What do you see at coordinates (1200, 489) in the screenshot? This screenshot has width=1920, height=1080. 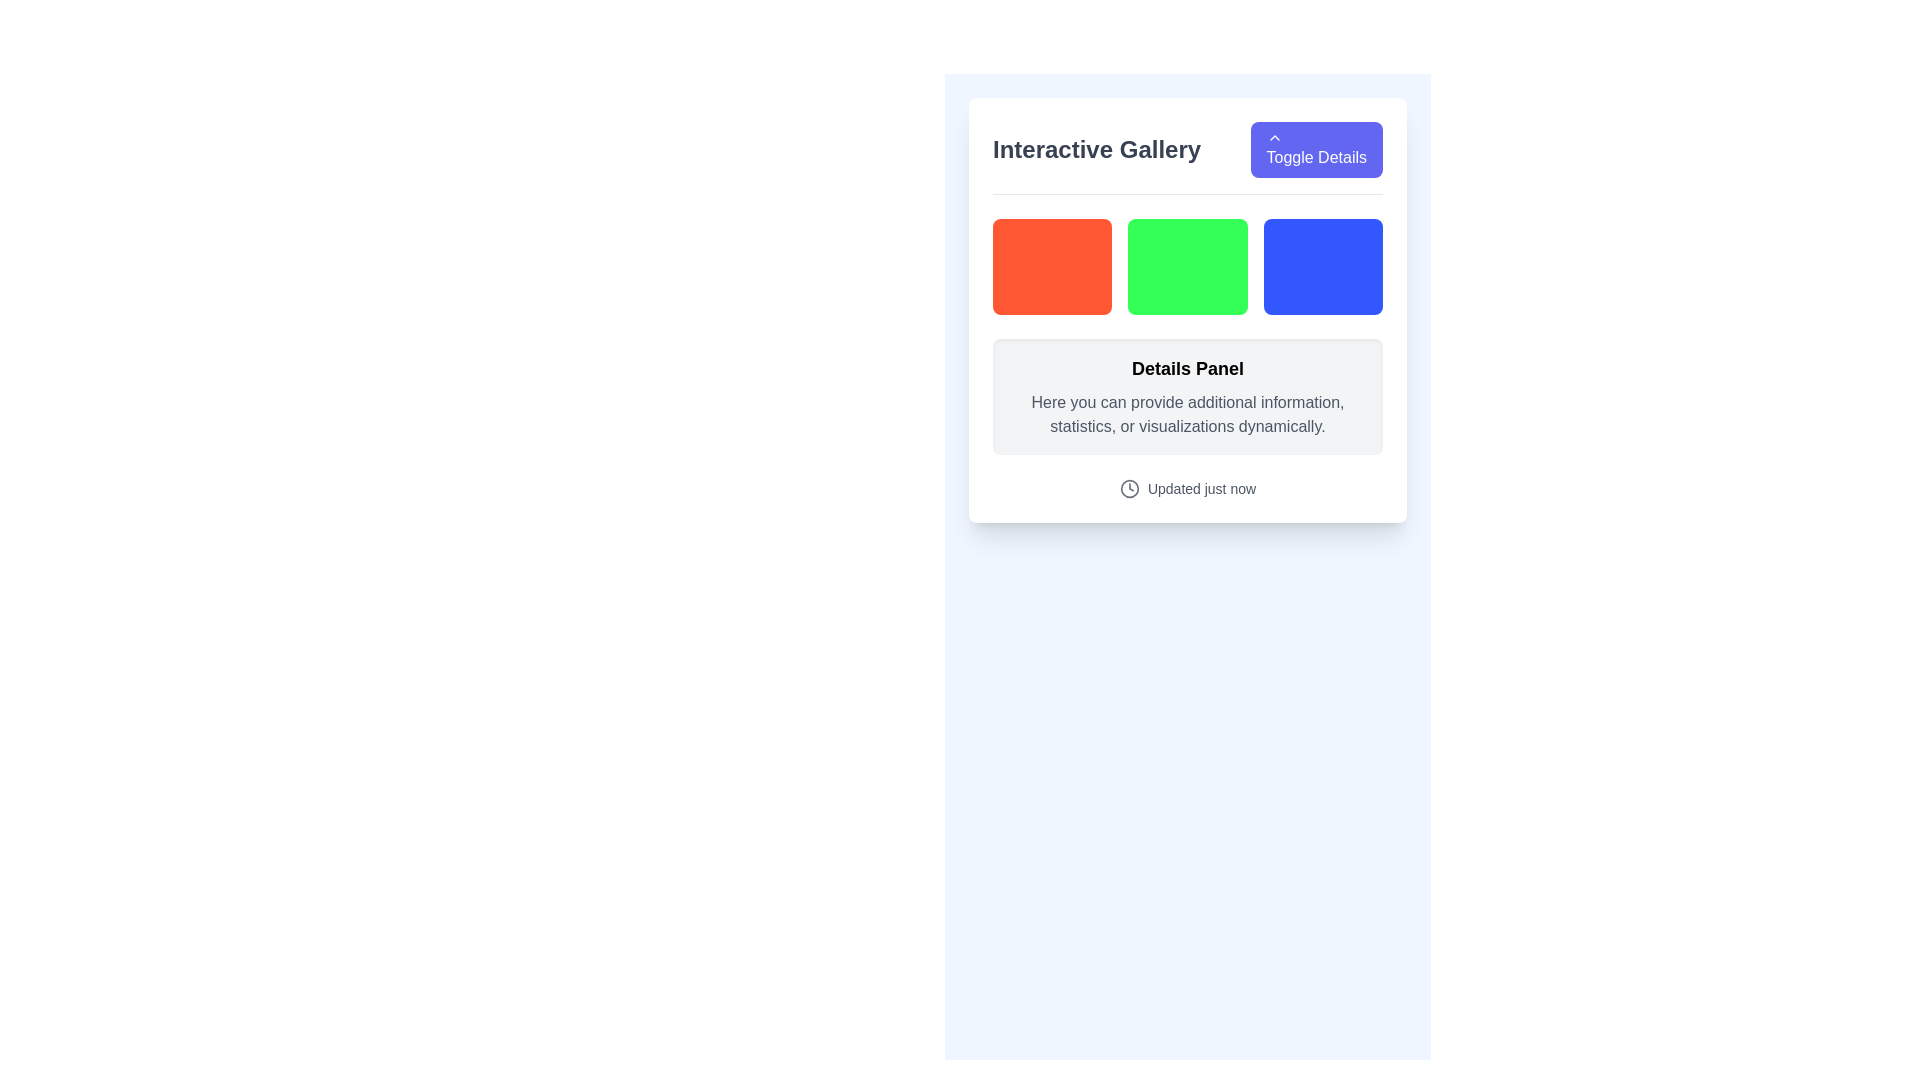 I see `the timestamp or status indicator text located at the bottom center of the card-like panel, positioned to the right of the clock icon` at bounding box center [1200, 489].